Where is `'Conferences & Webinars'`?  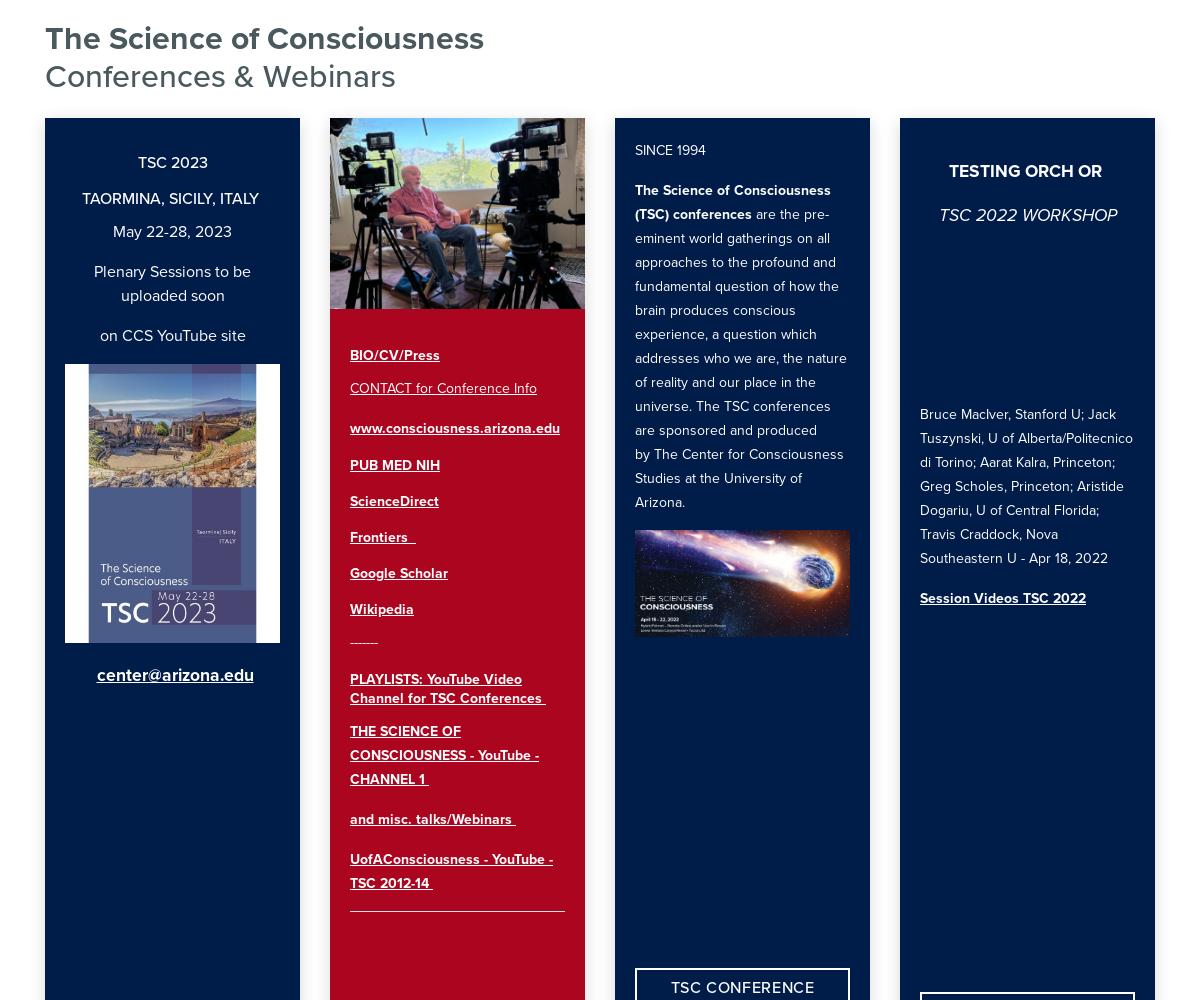 'Conferences & Webinars' is located at coordinates (45, 76).